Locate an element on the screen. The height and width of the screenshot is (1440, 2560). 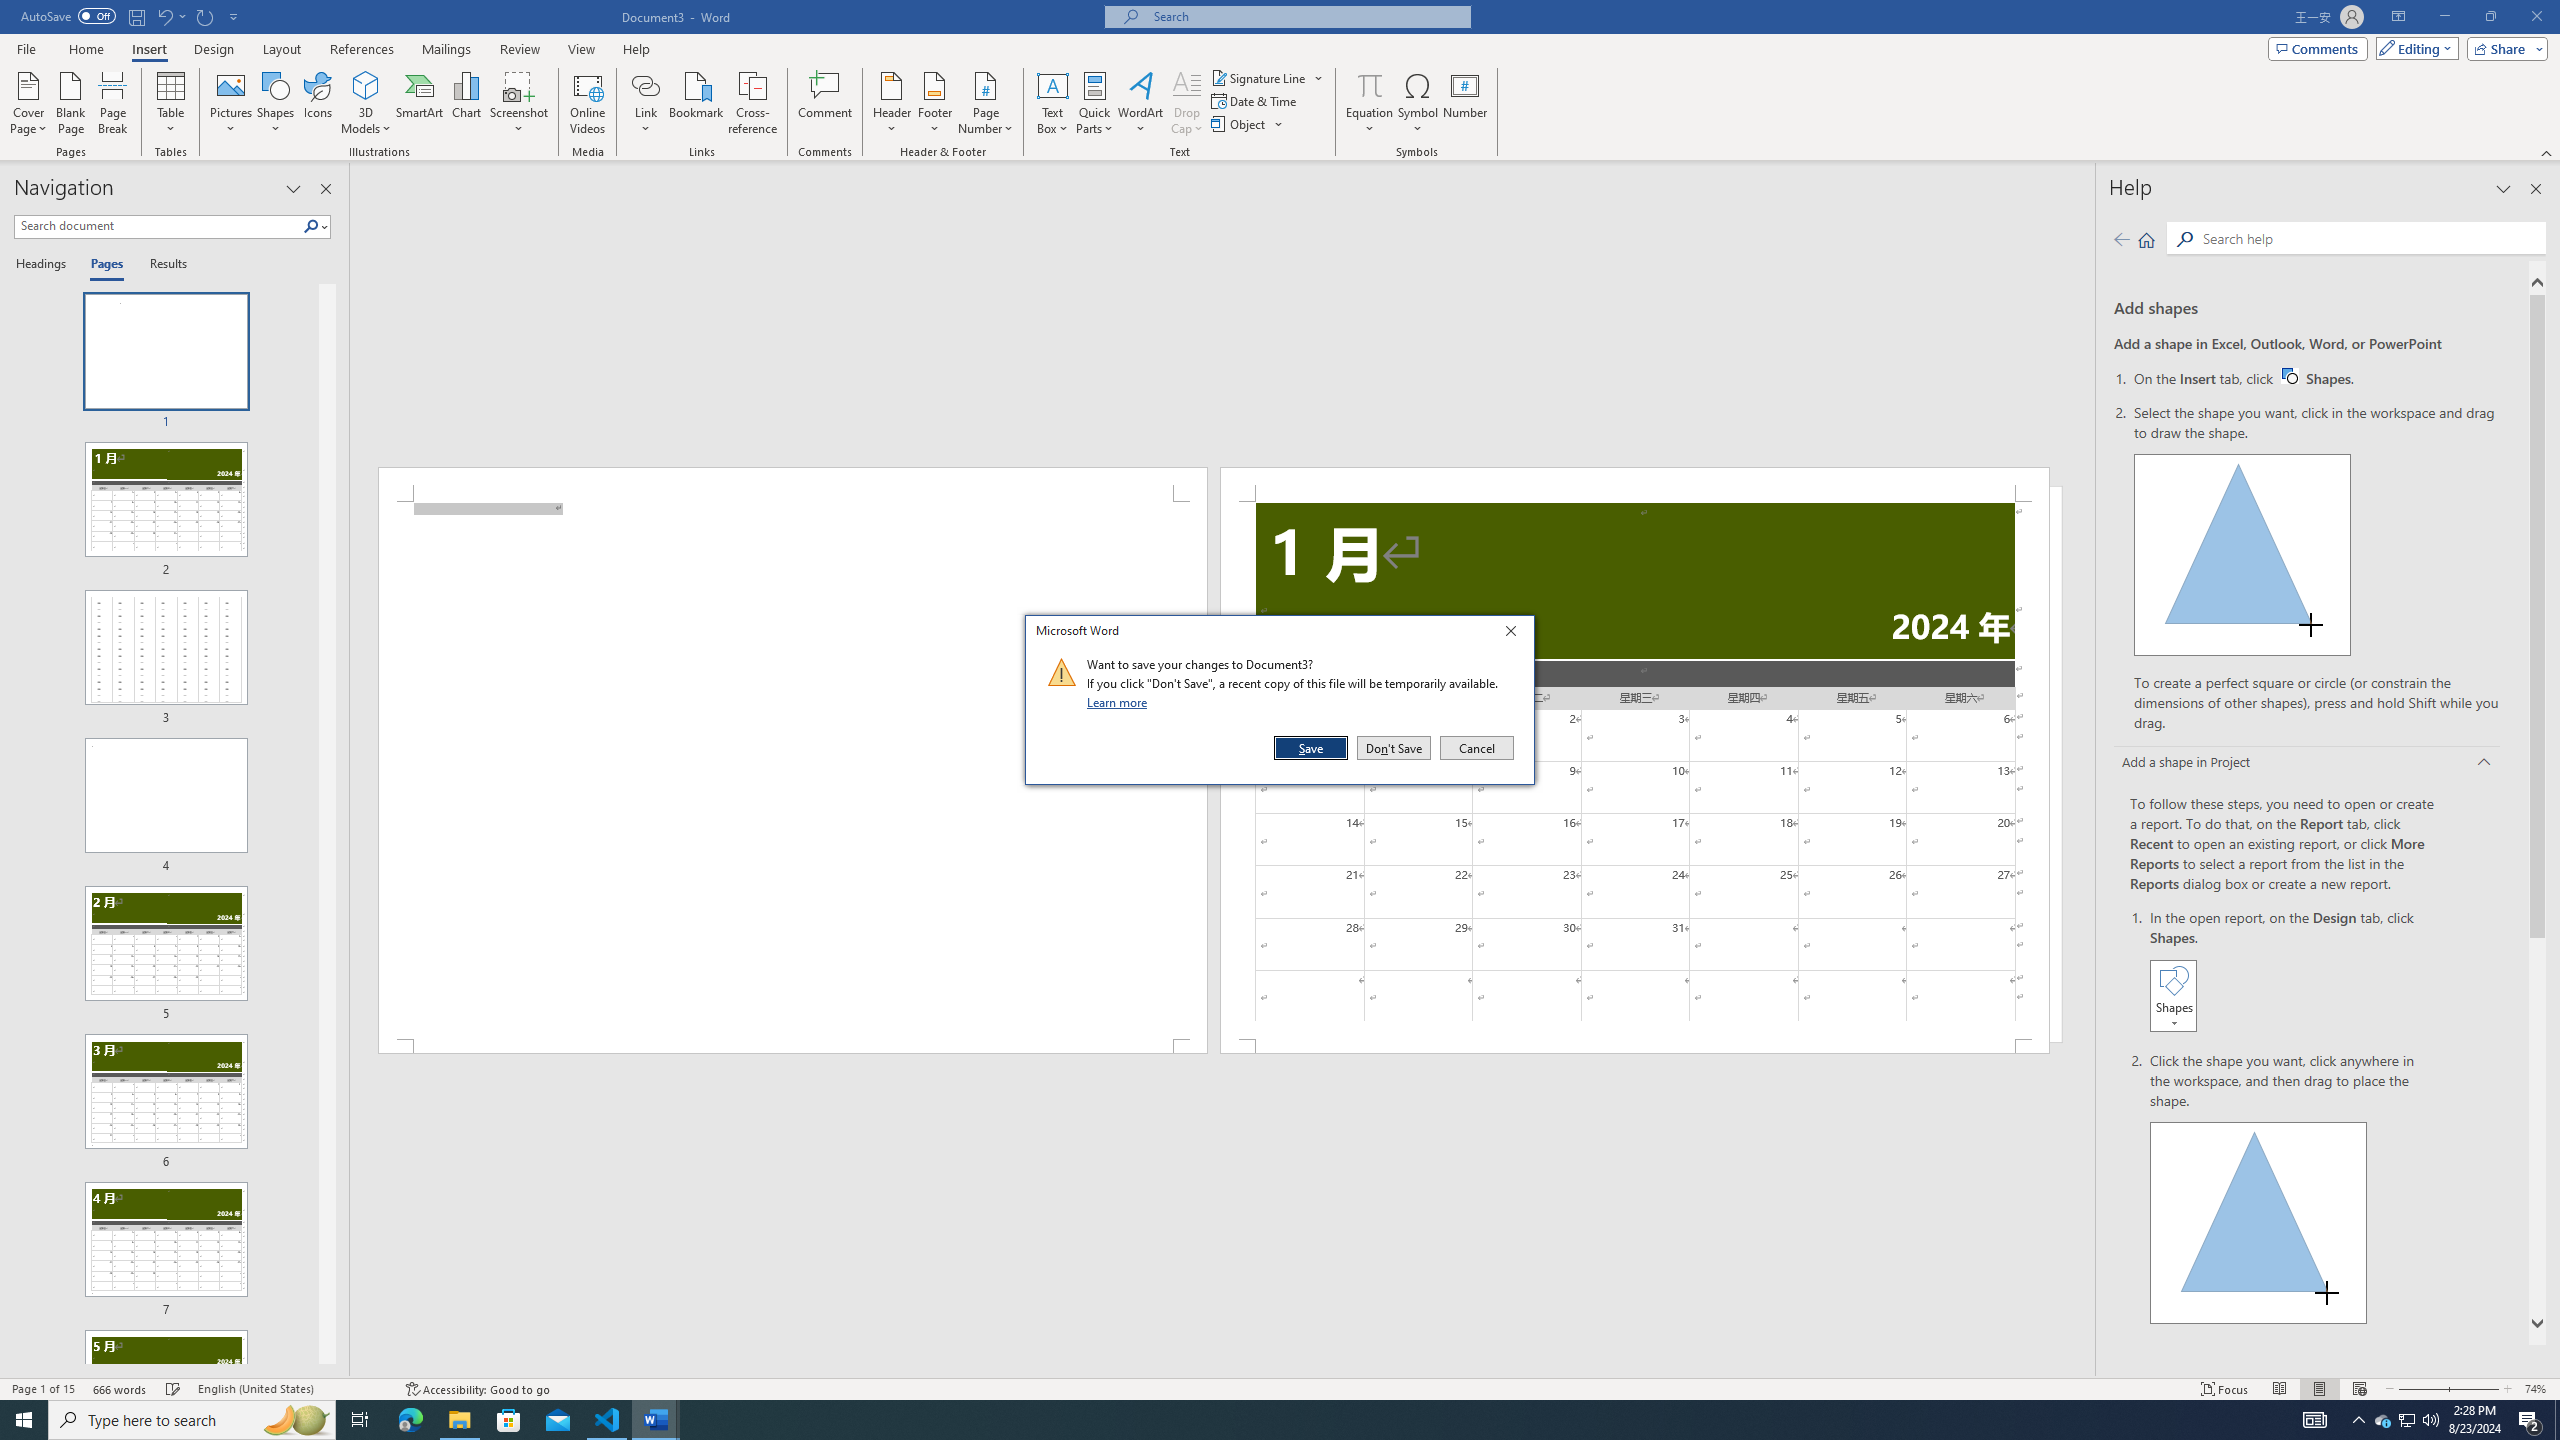
'File Explorer - 1 running window' is located at coordinates (458, 1418).